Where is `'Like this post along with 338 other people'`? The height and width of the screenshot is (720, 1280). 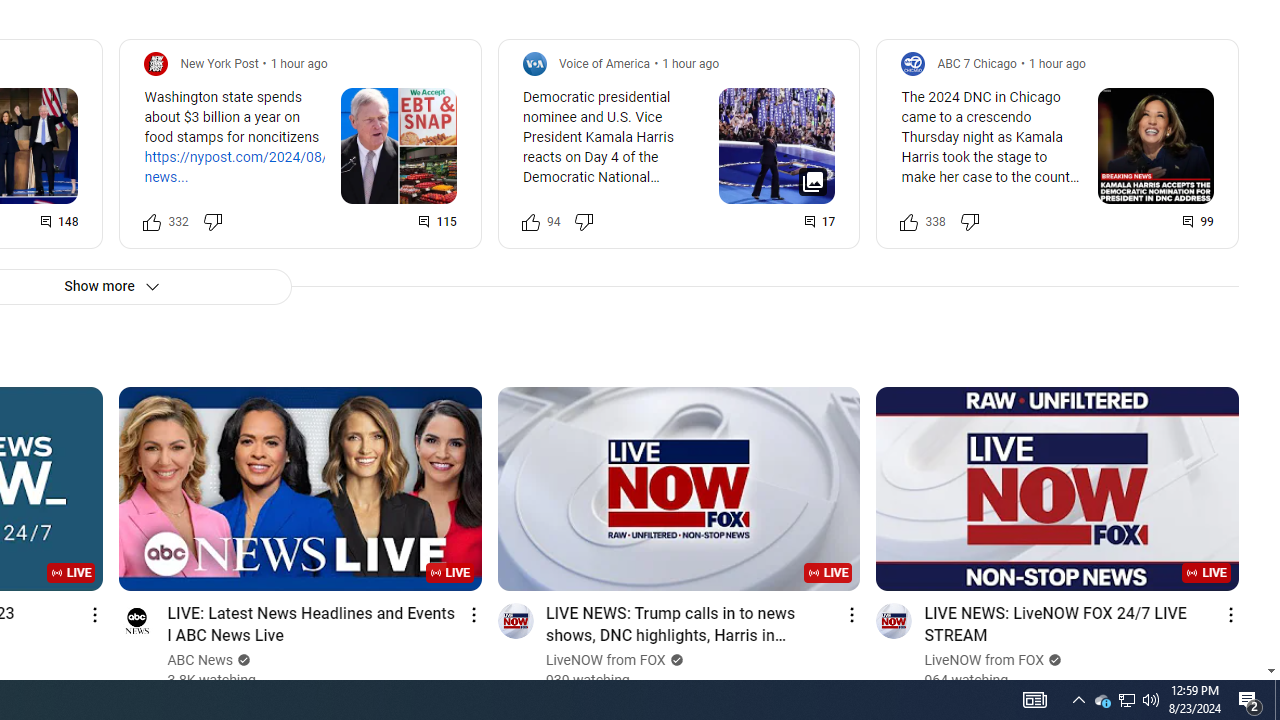
'Like this post along with 338 other people' is located at coordinates (908, 221).